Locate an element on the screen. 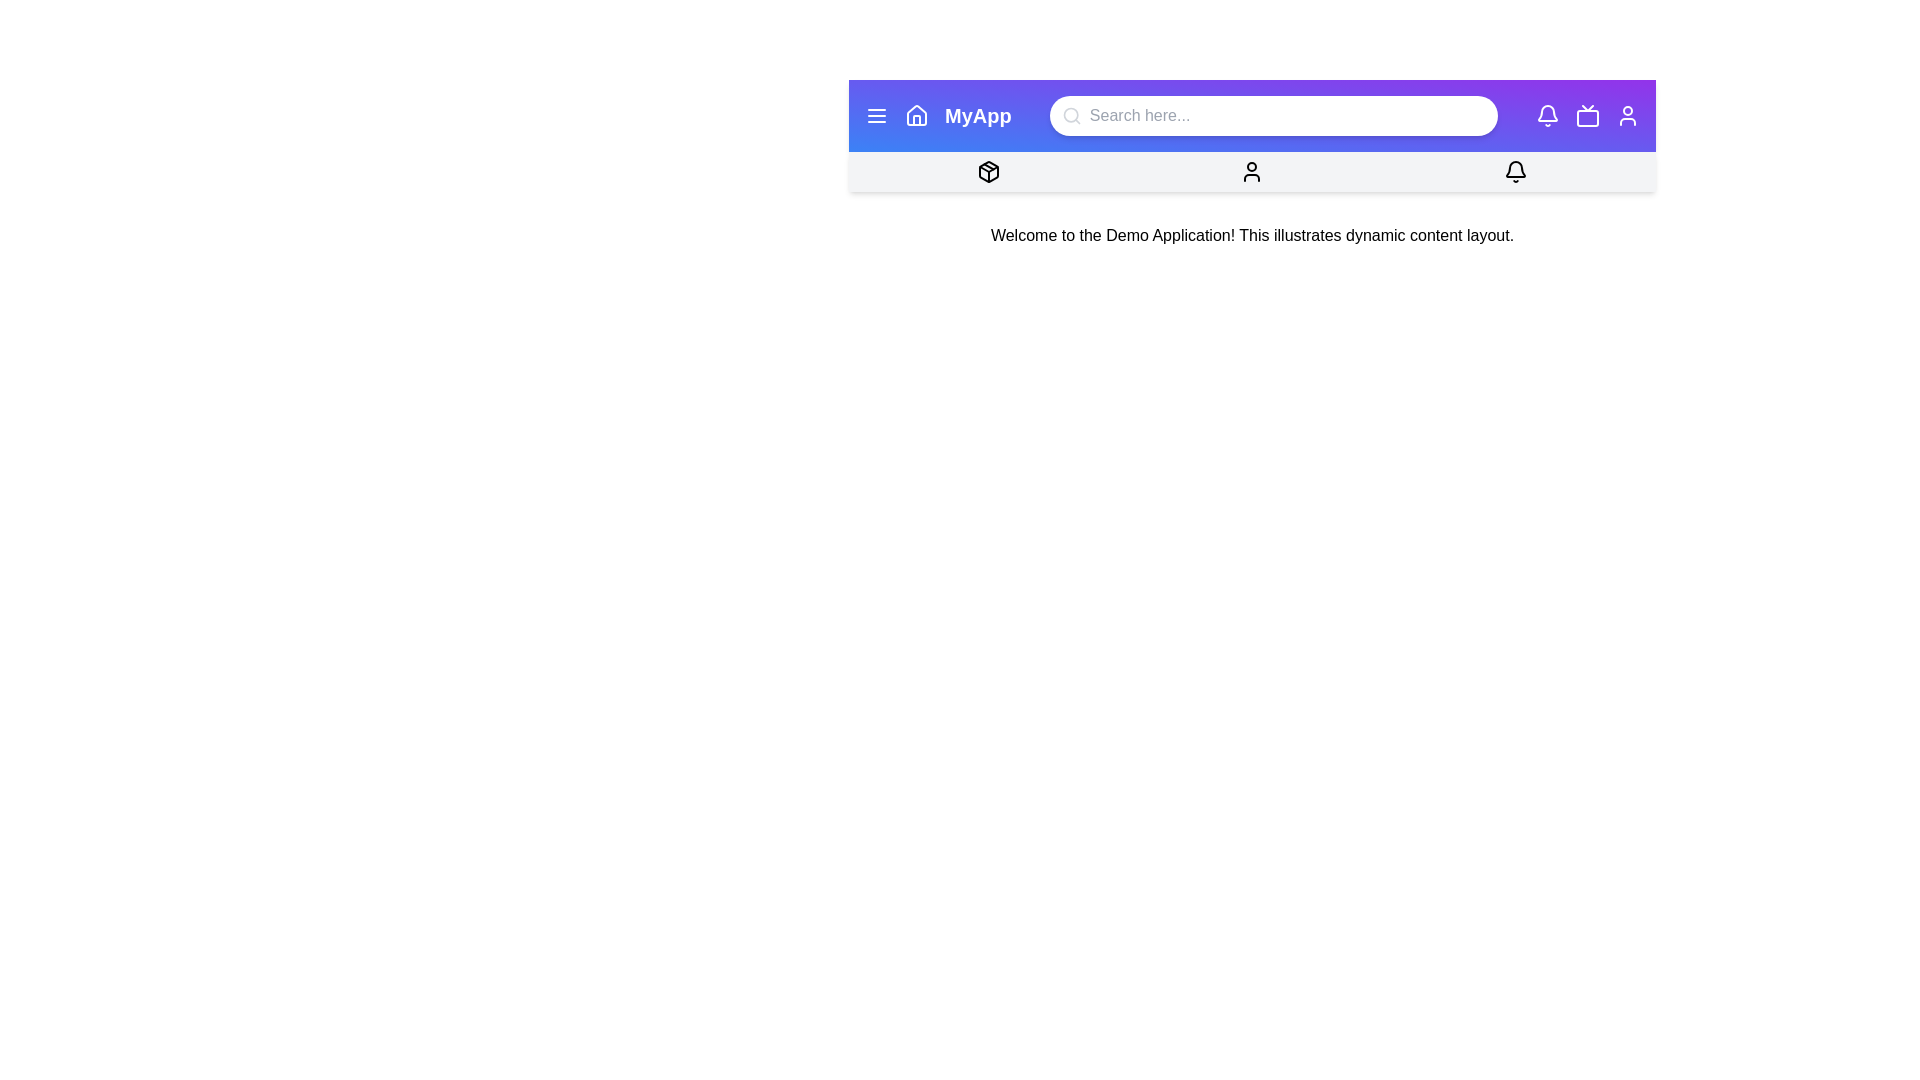 The width and height of the screenshot is (1920, 1080). the home button to navigate to the home section is located at coordinates (915, 115).